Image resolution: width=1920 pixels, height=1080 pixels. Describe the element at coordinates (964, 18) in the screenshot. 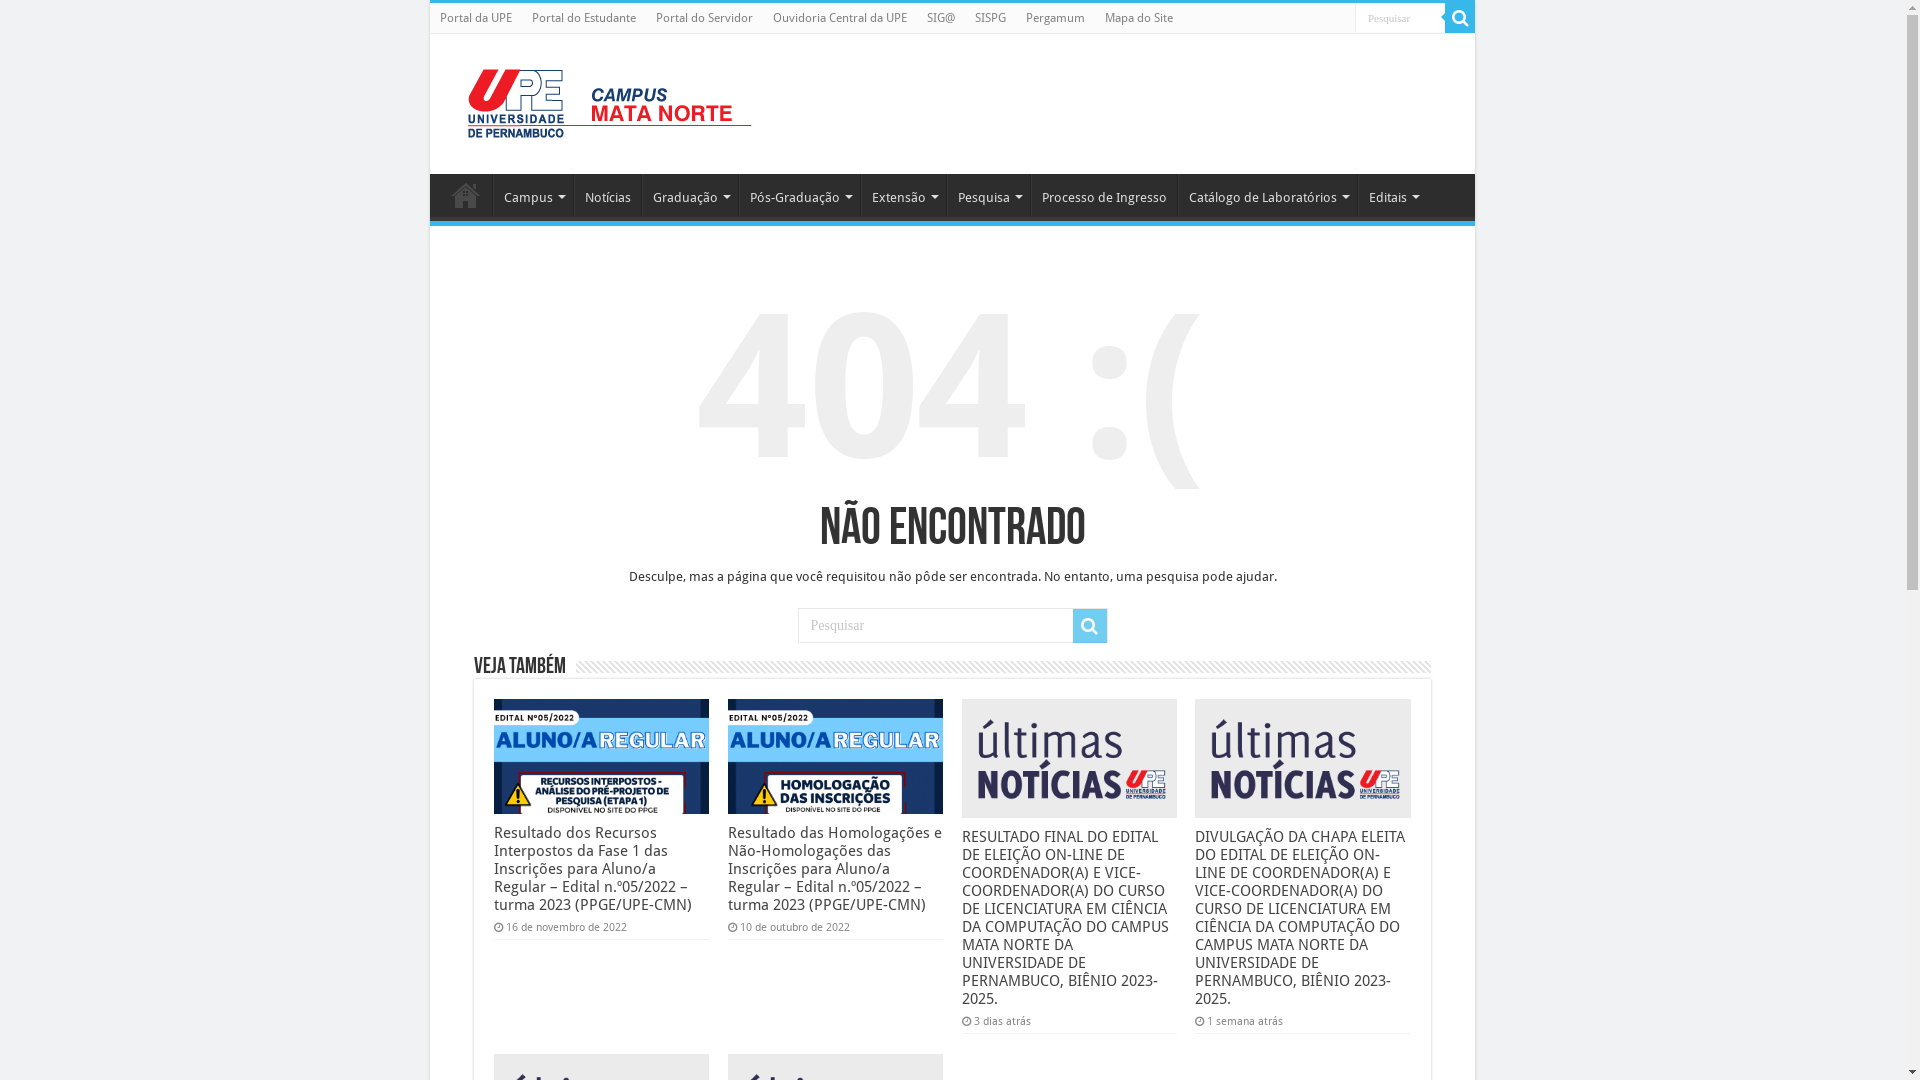

I see `'SISPG'` at that location.